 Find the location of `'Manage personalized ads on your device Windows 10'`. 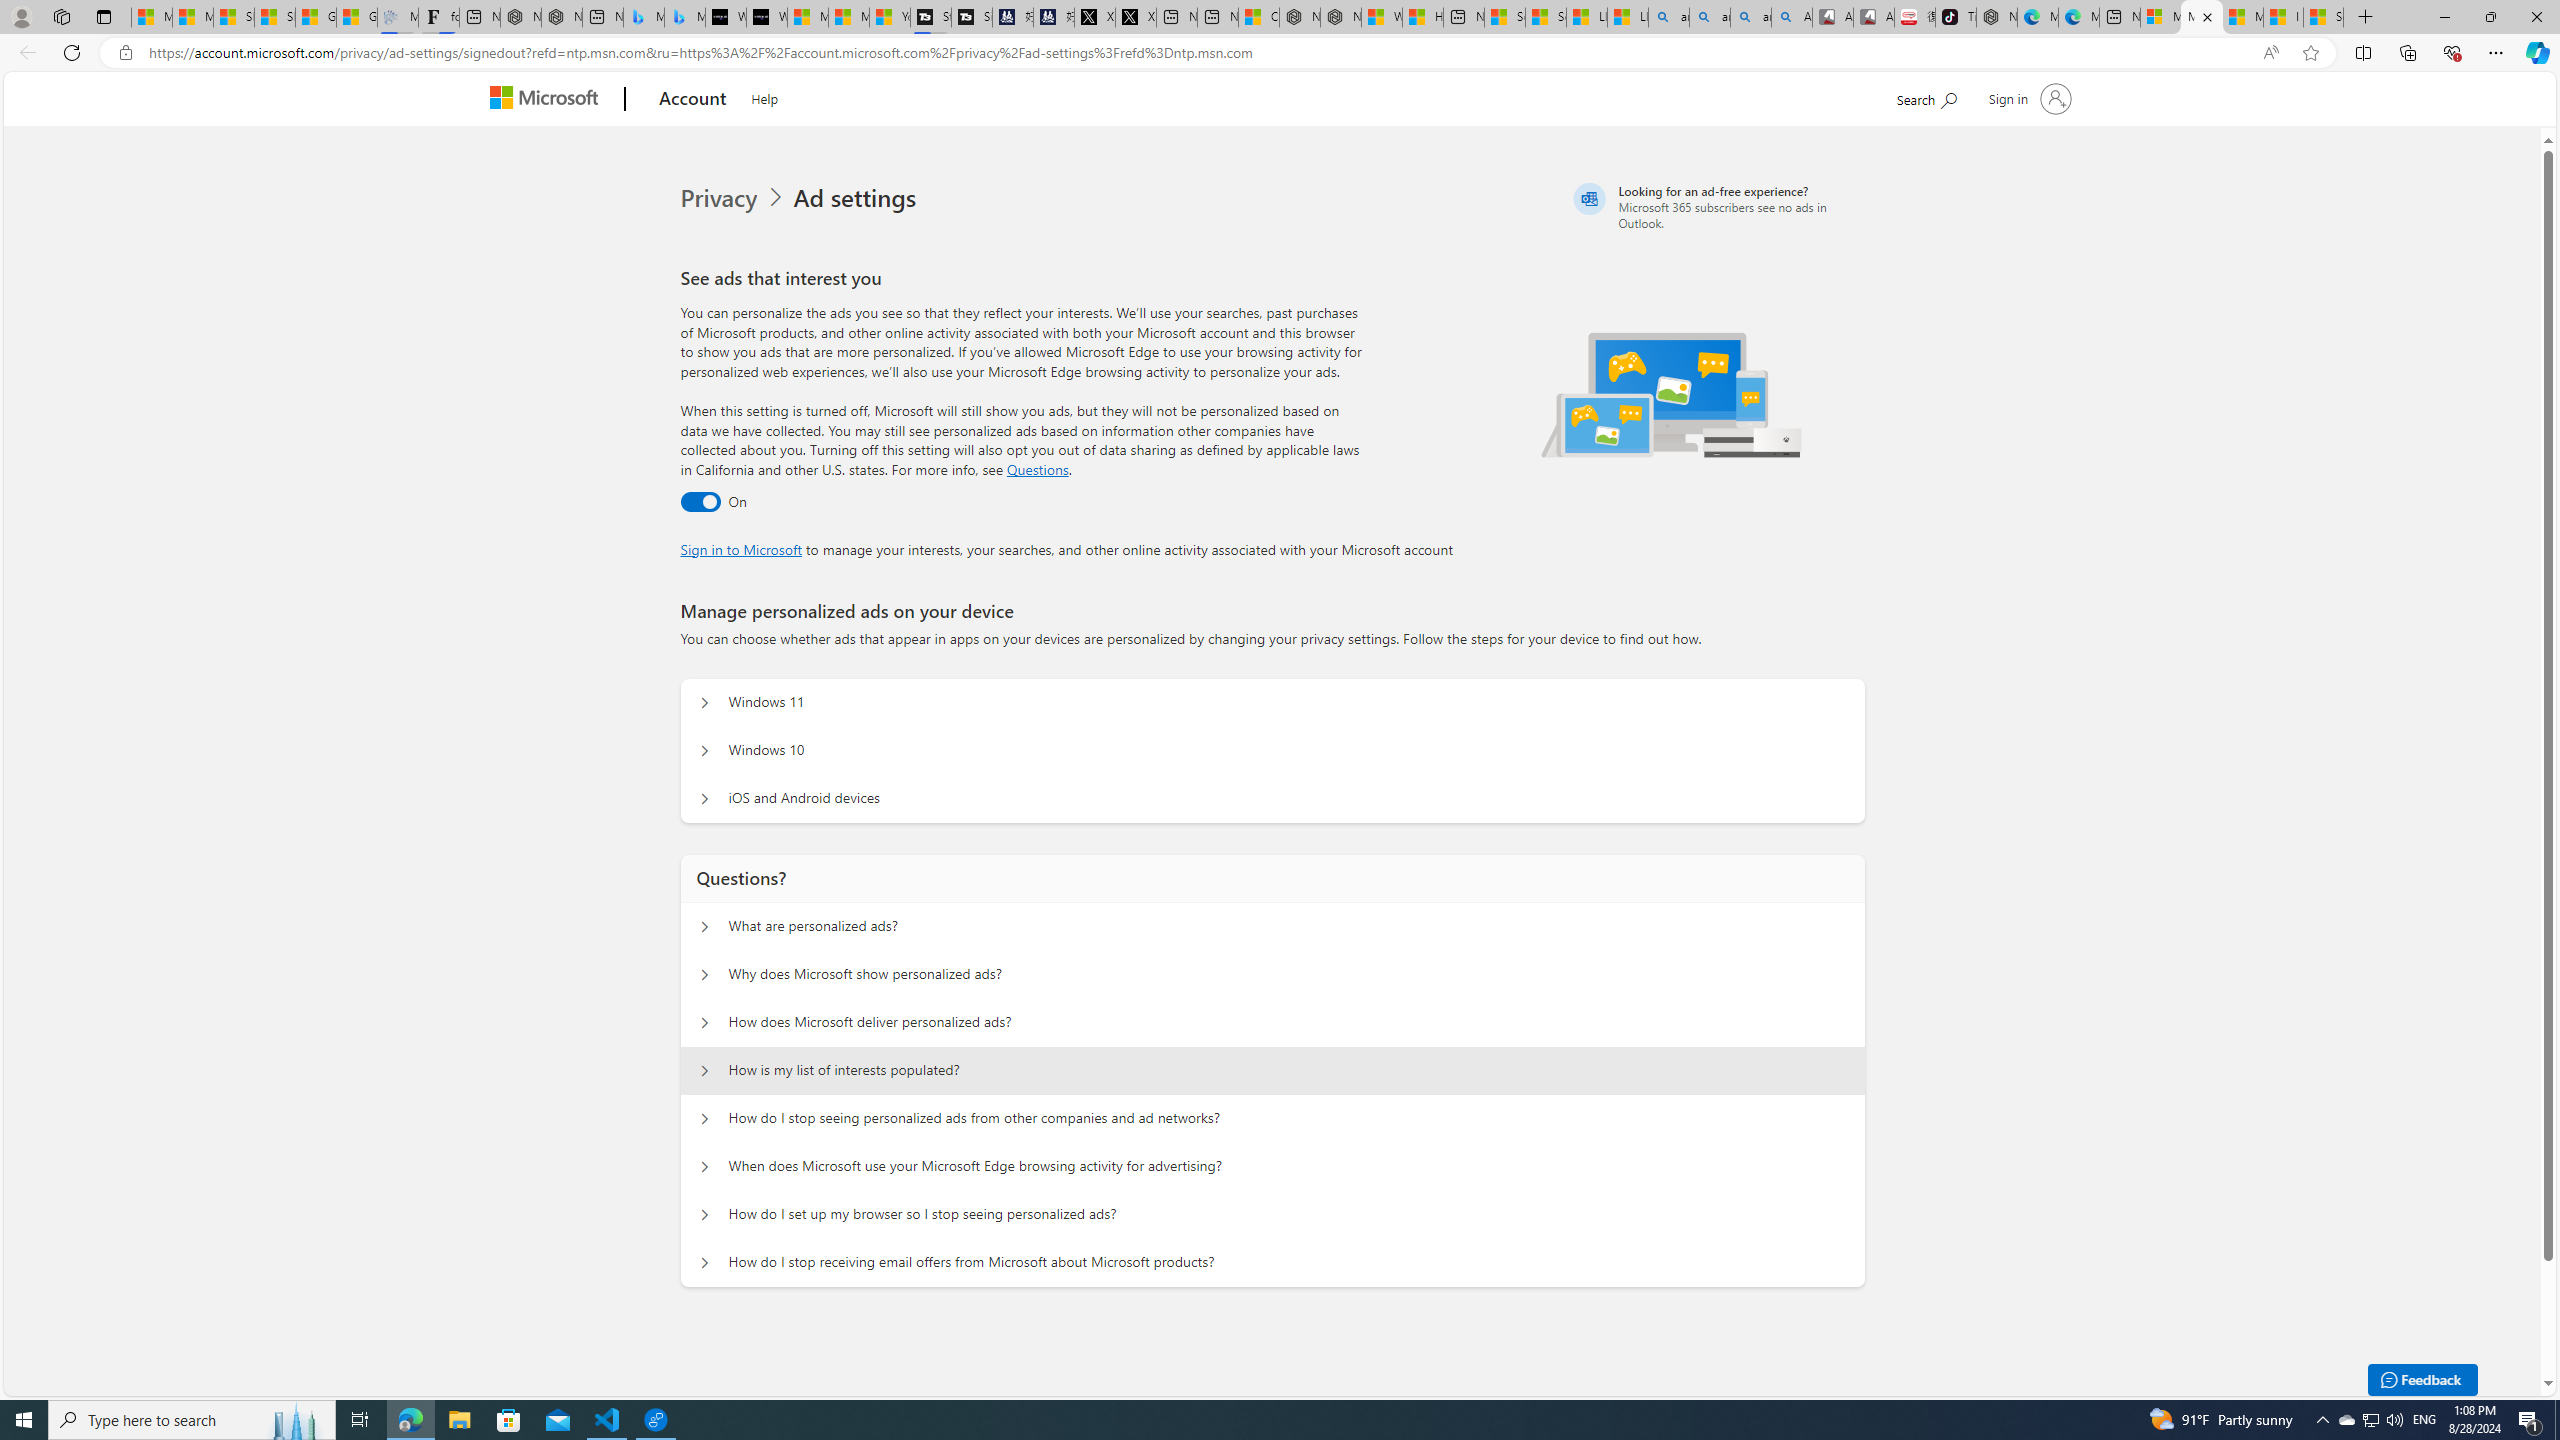

'Manage personalized ads on your device Windows 10' is located at coordinates (705, 750).